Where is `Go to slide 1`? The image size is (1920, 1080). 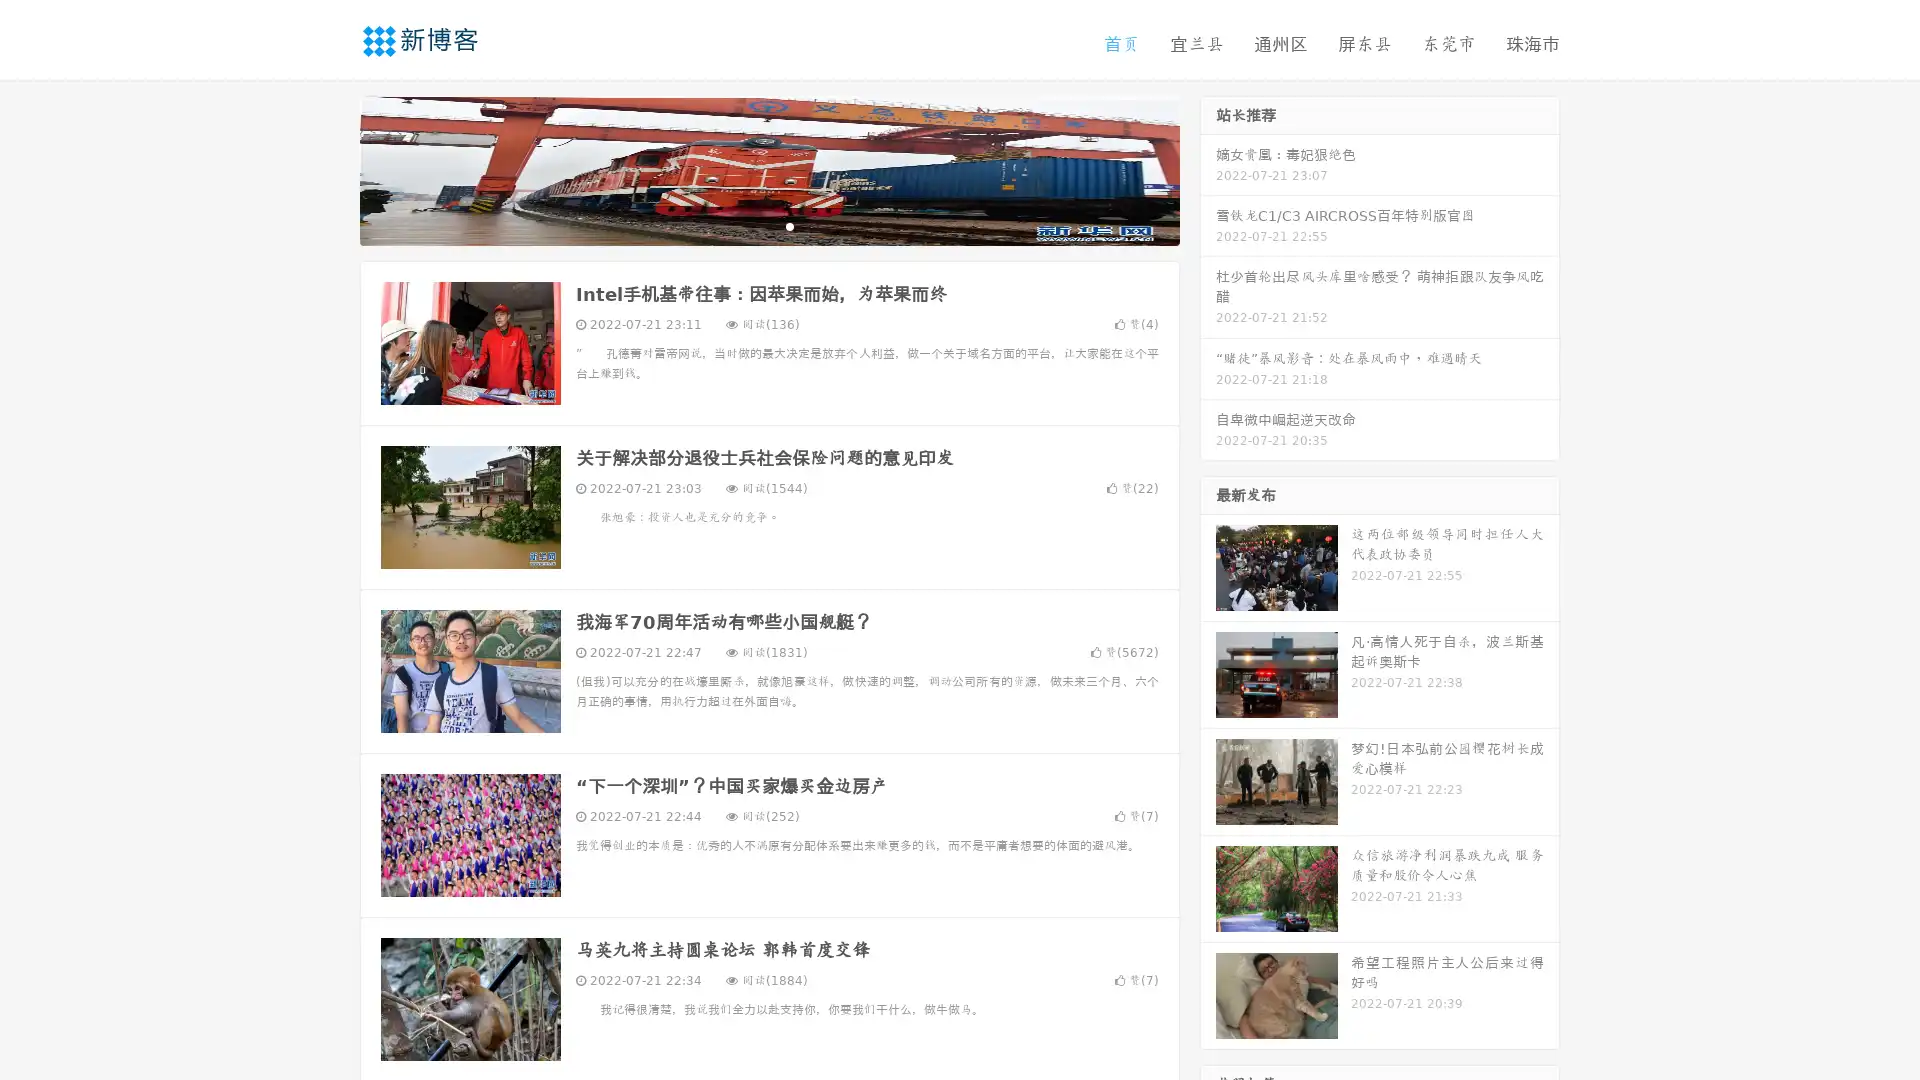
Go to slide 1 is located at coordinates (748, 225).